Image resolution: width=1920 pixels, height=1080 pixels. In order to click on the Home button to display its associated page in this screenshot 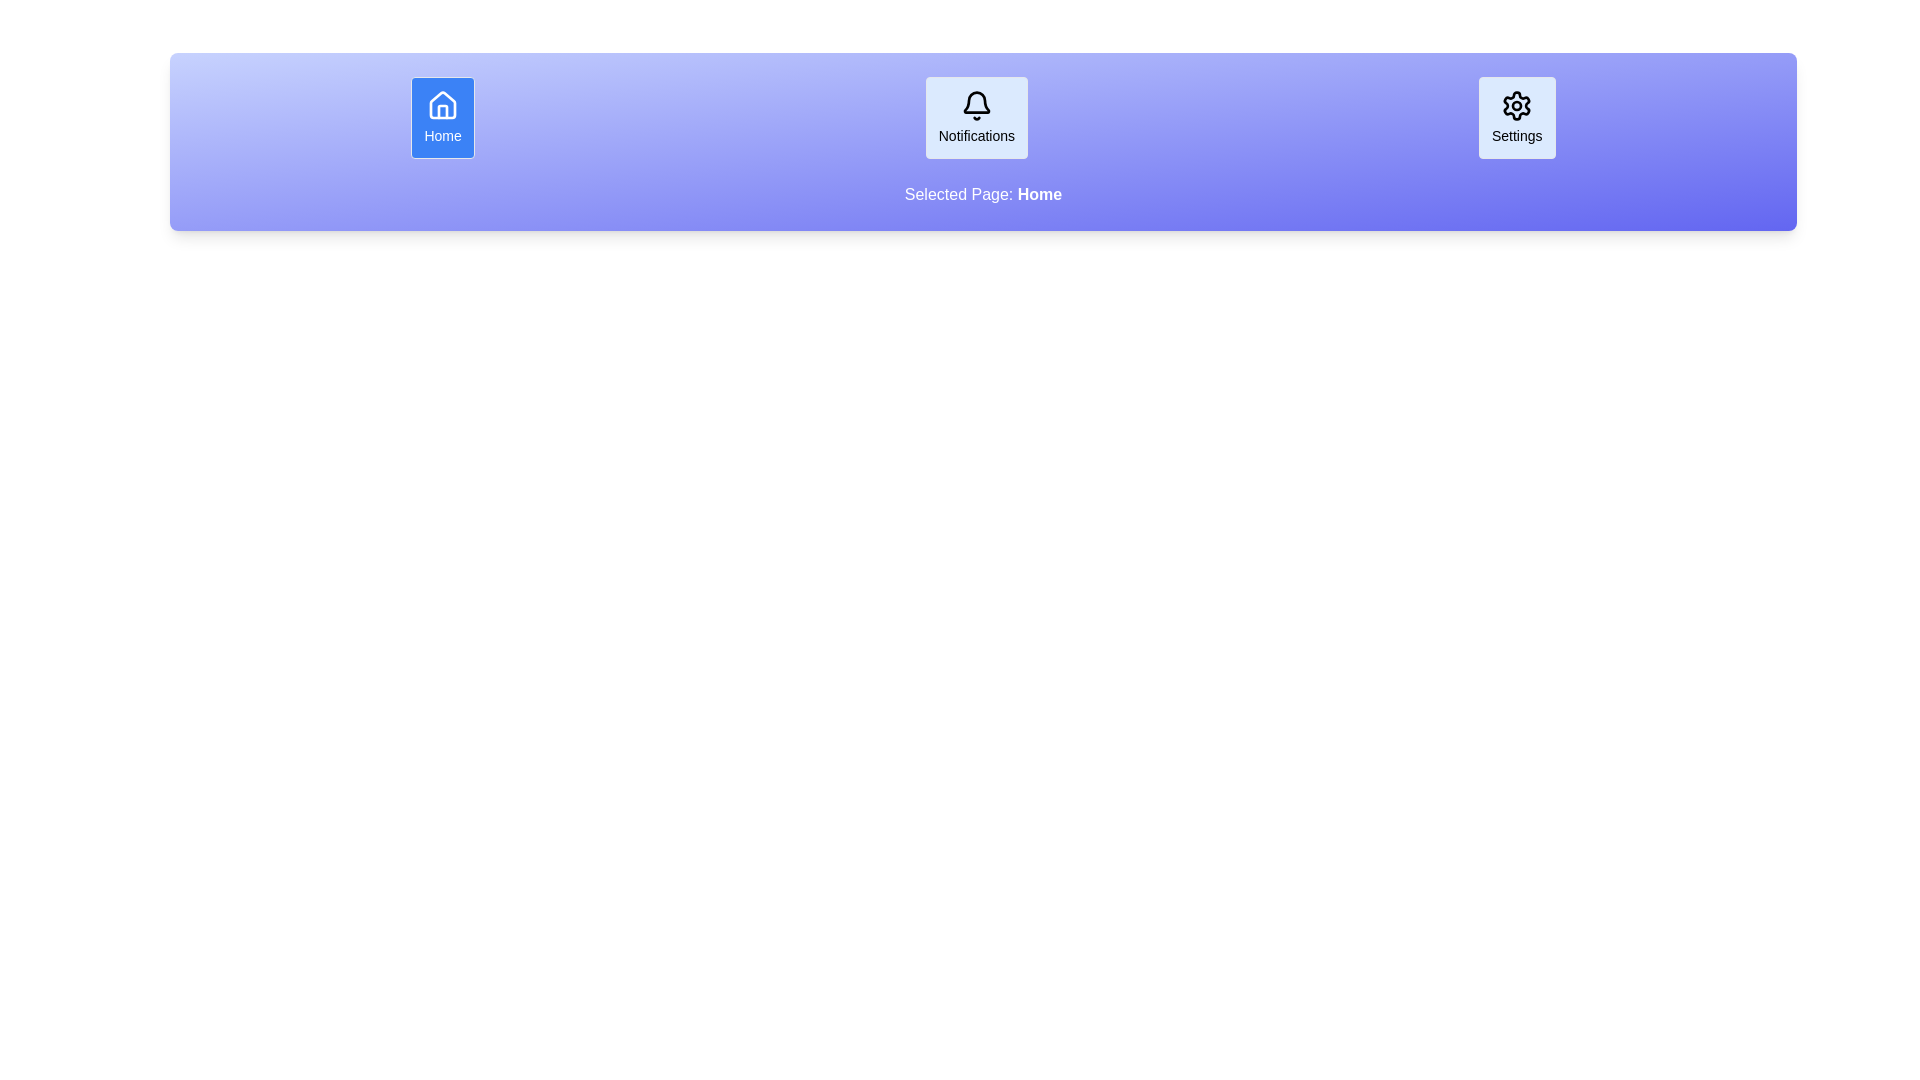, I will do `click(441, 118)`.